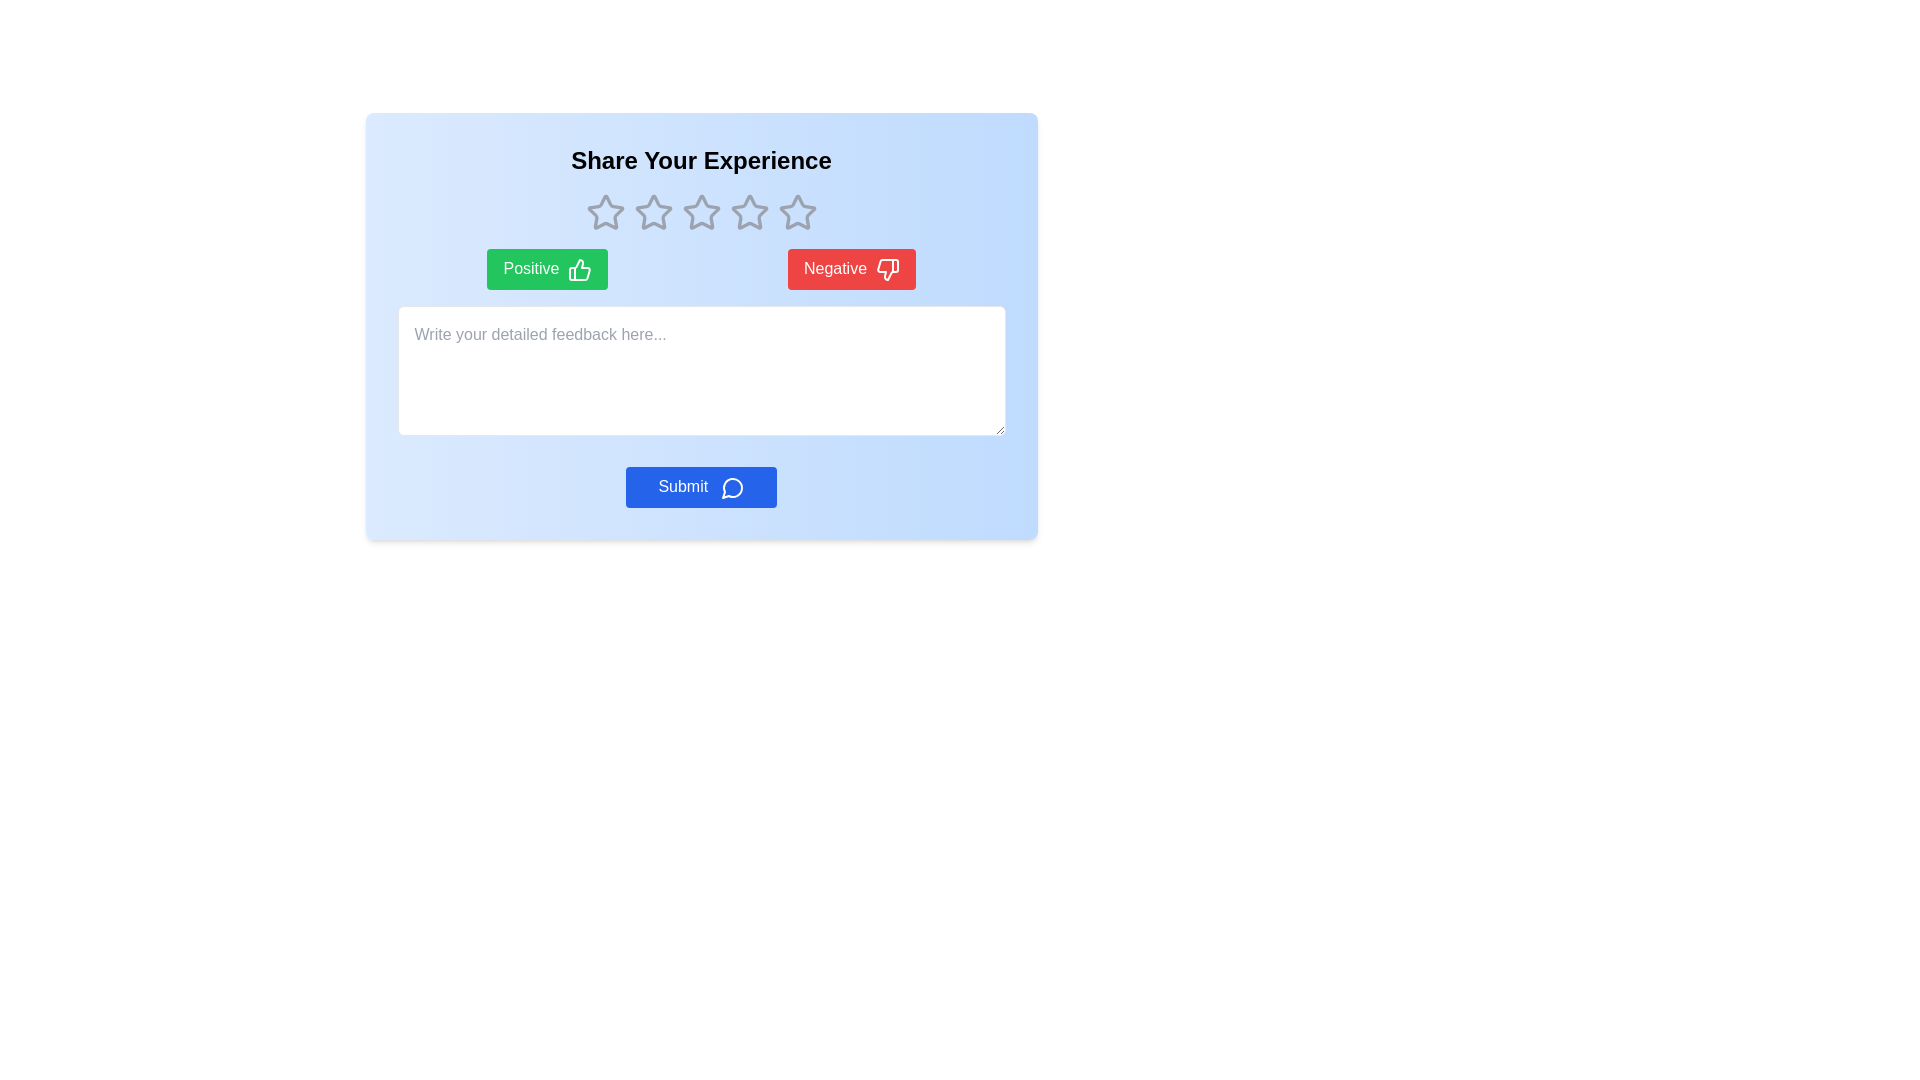 This screenshot has width=1920, height=1080. I want to click on the fourth star-shaped icon in the rating system, so click(701, 212).